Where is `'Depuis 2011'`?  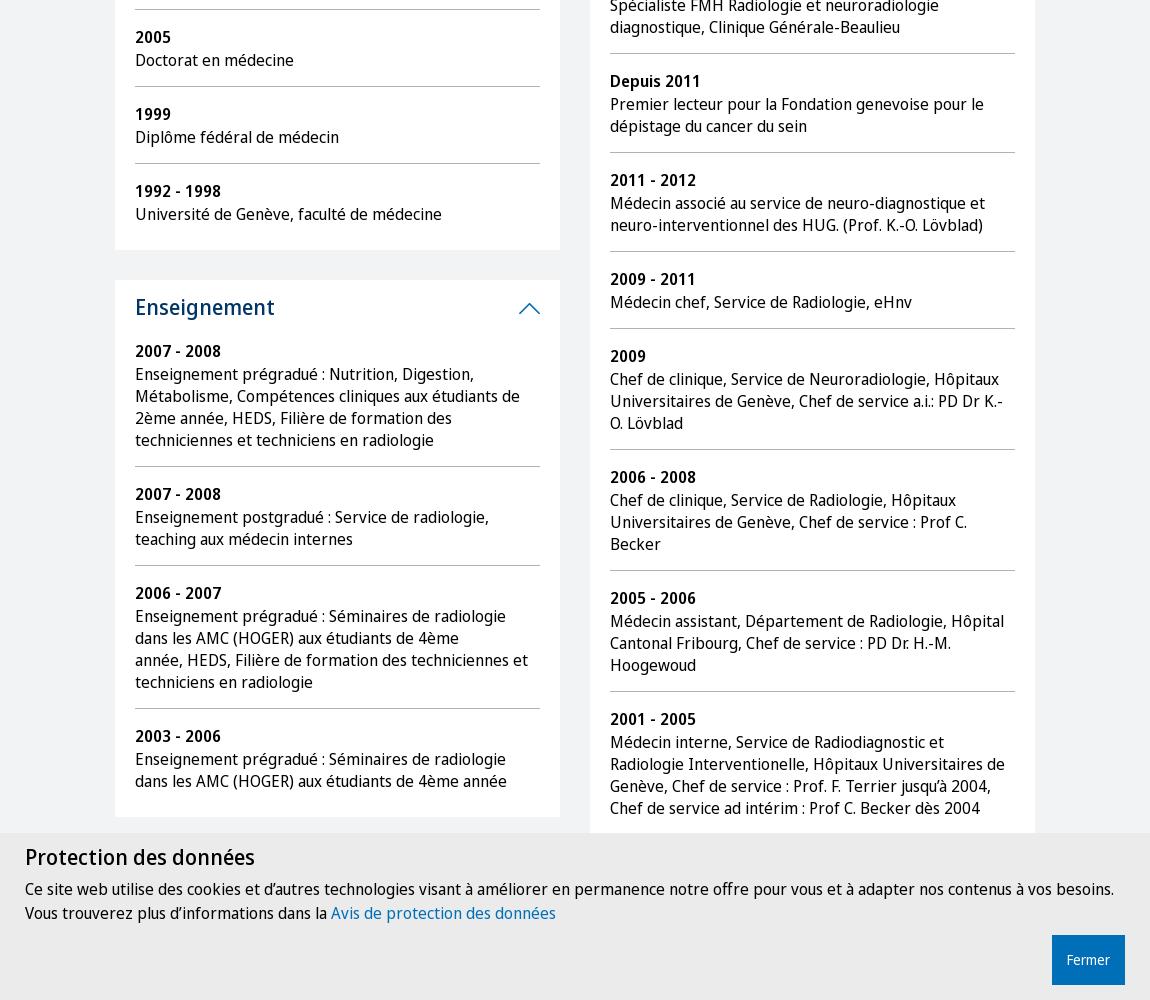
'Depuis 2011' is located at coordinates (654, 80).